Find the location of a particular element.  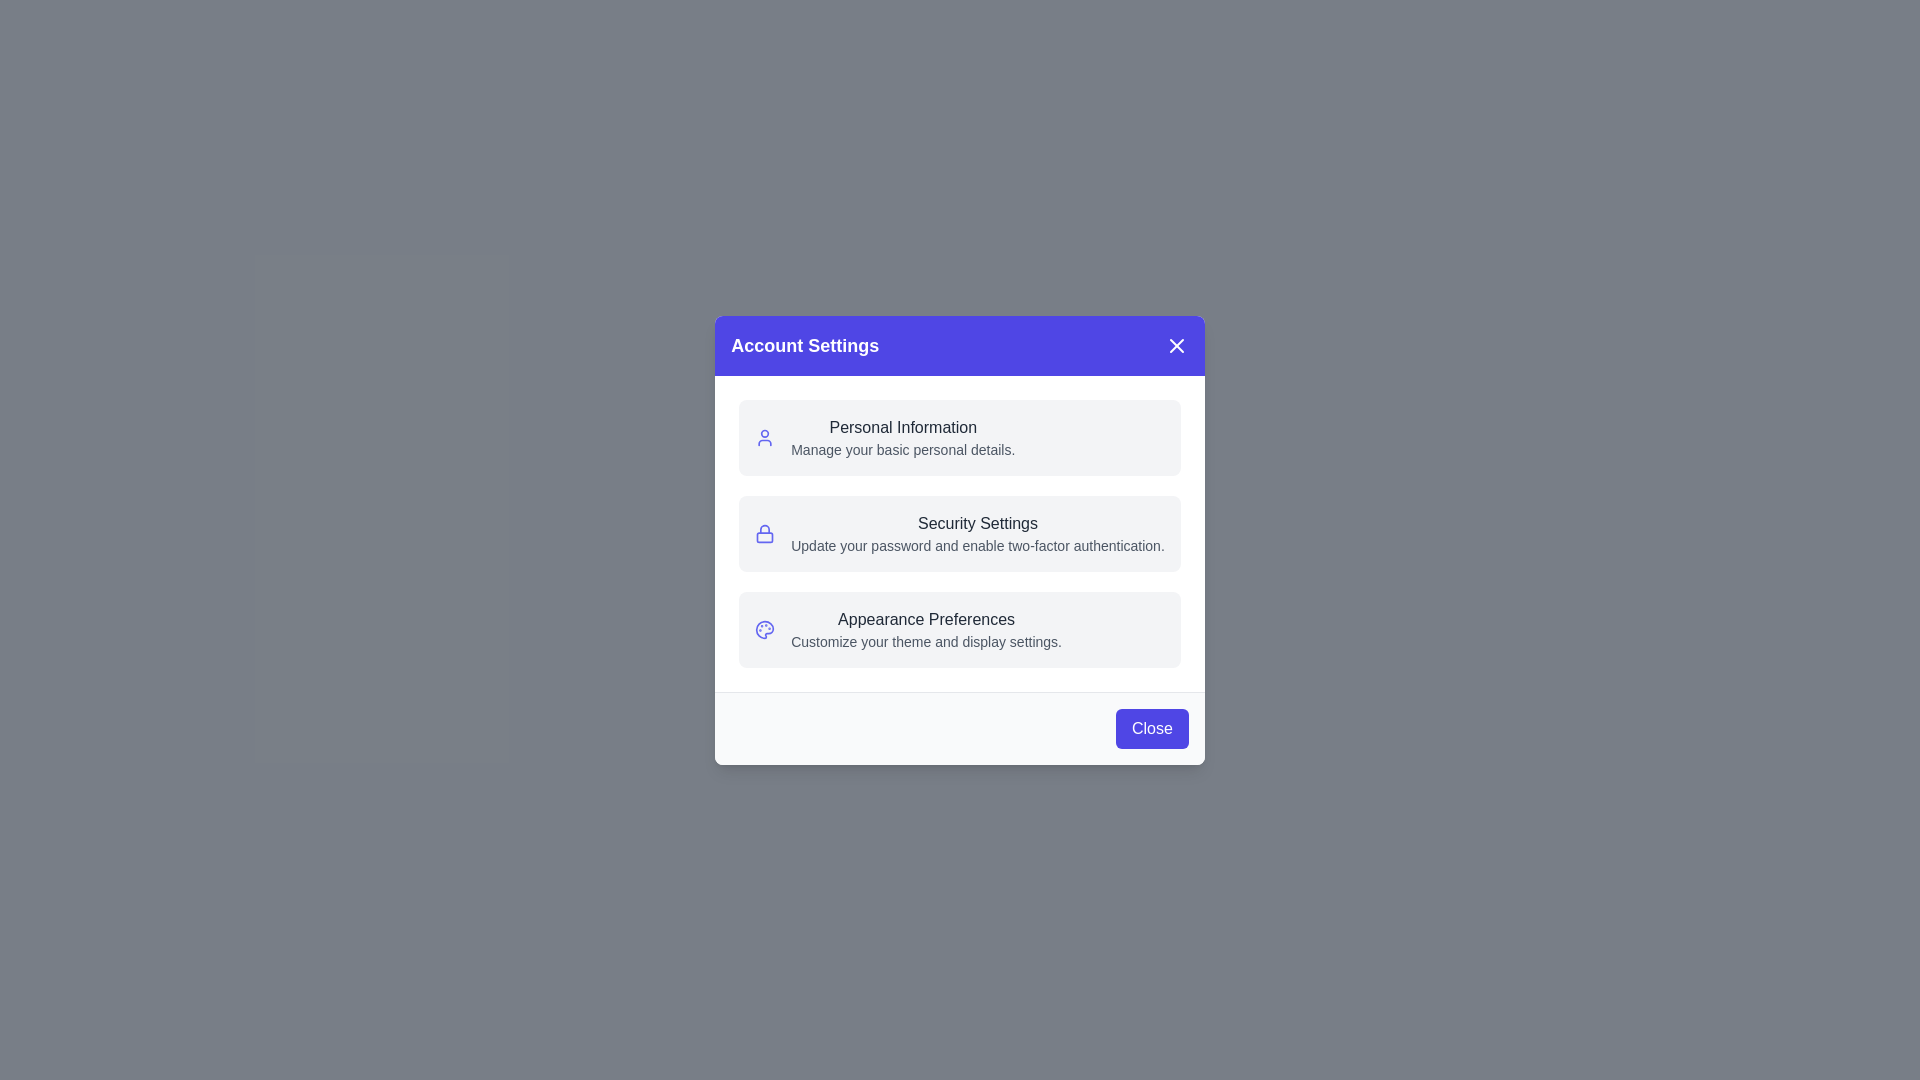

the 'Personal Information' text block in the 'Account Settings' modal to focus on it is located at coordinates (902, 436).